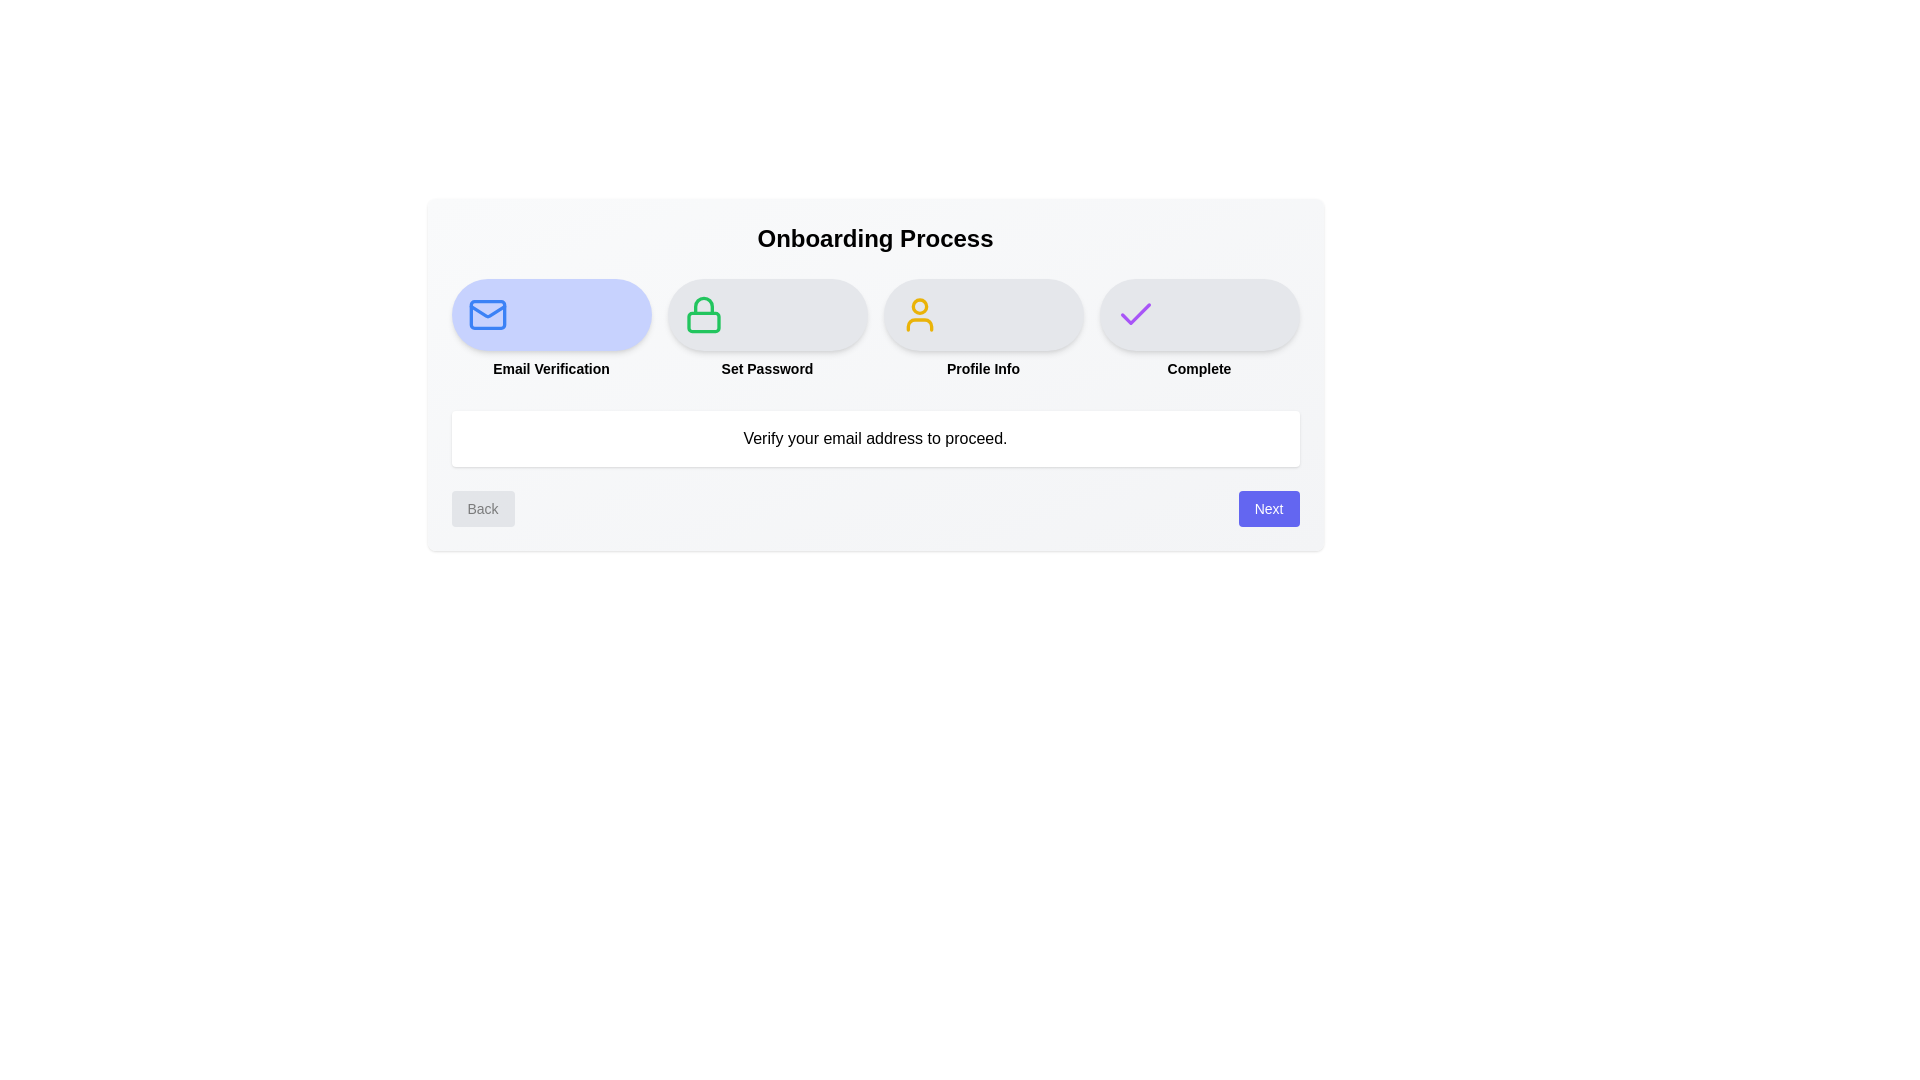 The height and width of the screenshot is (1080, 1920). Describe the element at coordinates (551, 315) in the screenshot. I see `the step Email Verification to inspect its feedback` at that location.